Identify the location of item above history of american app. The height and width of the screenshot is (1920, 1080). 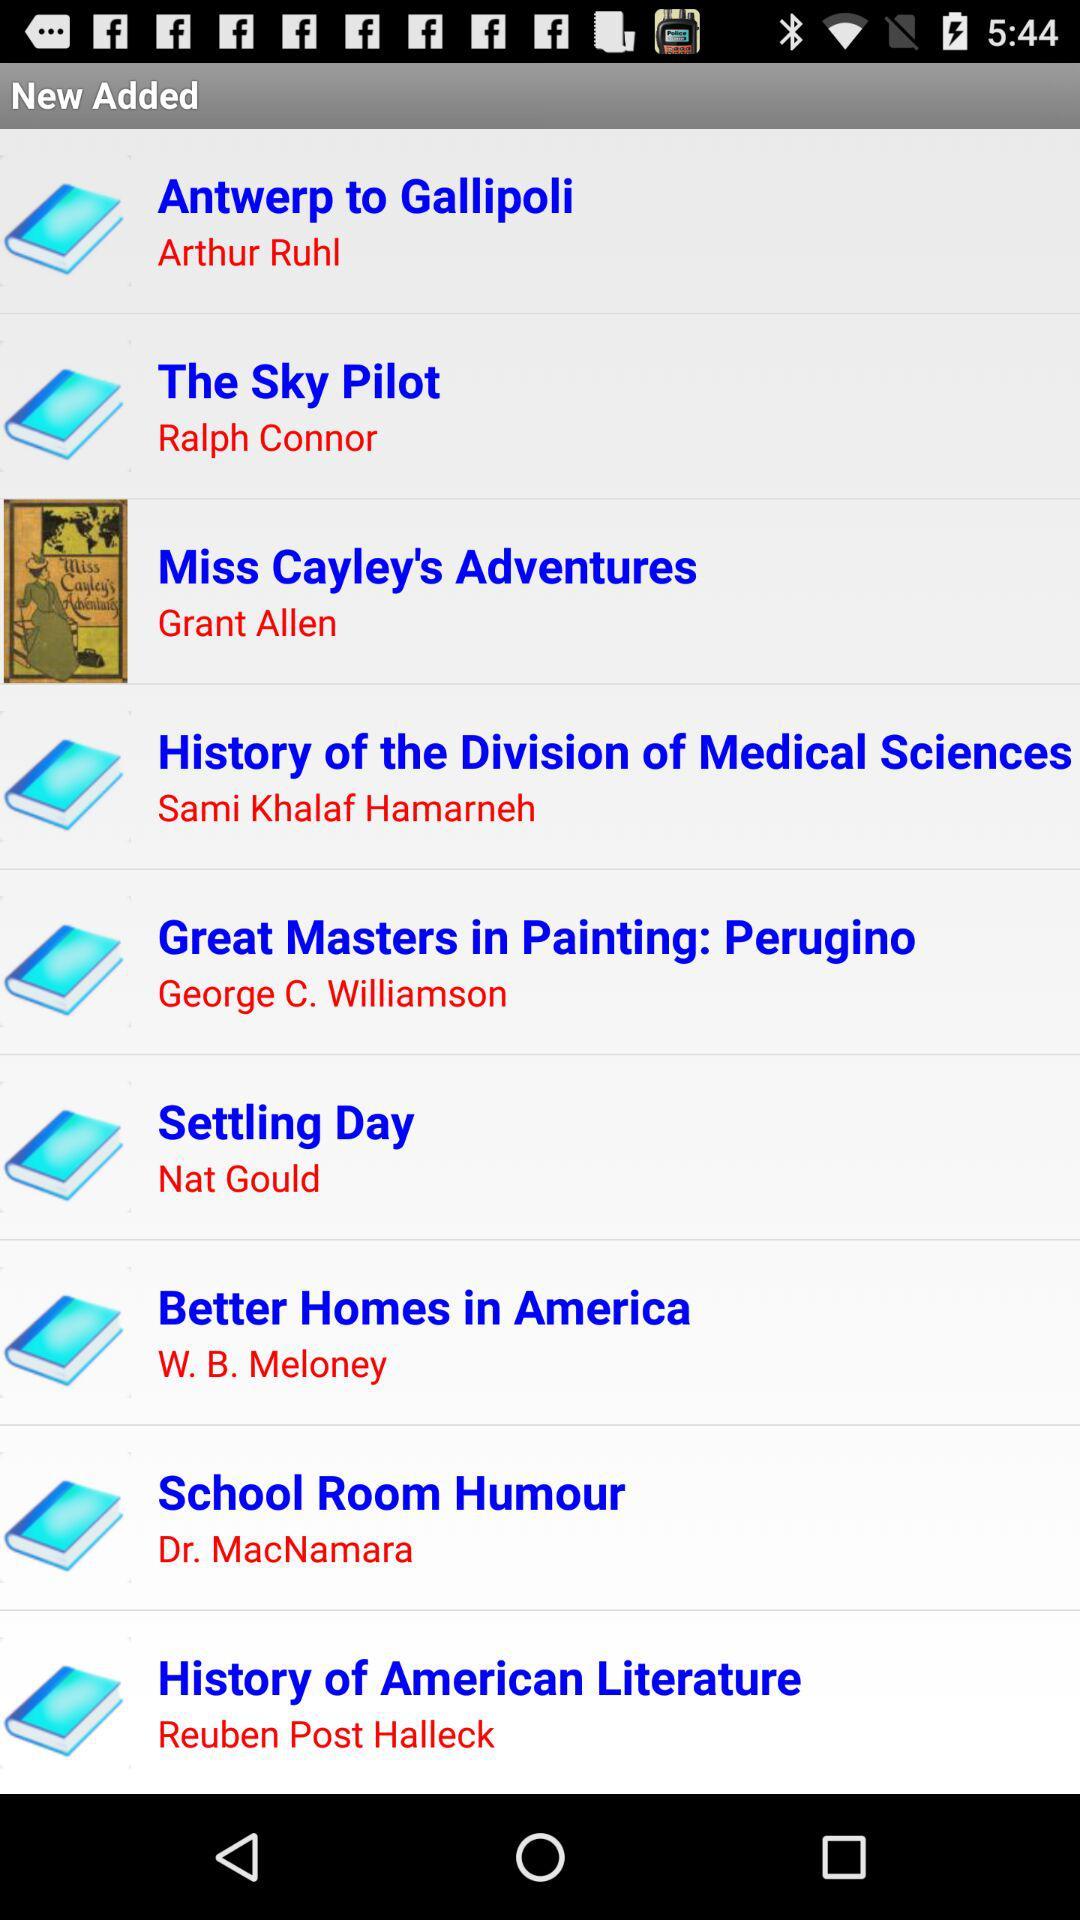
(285, 1548).